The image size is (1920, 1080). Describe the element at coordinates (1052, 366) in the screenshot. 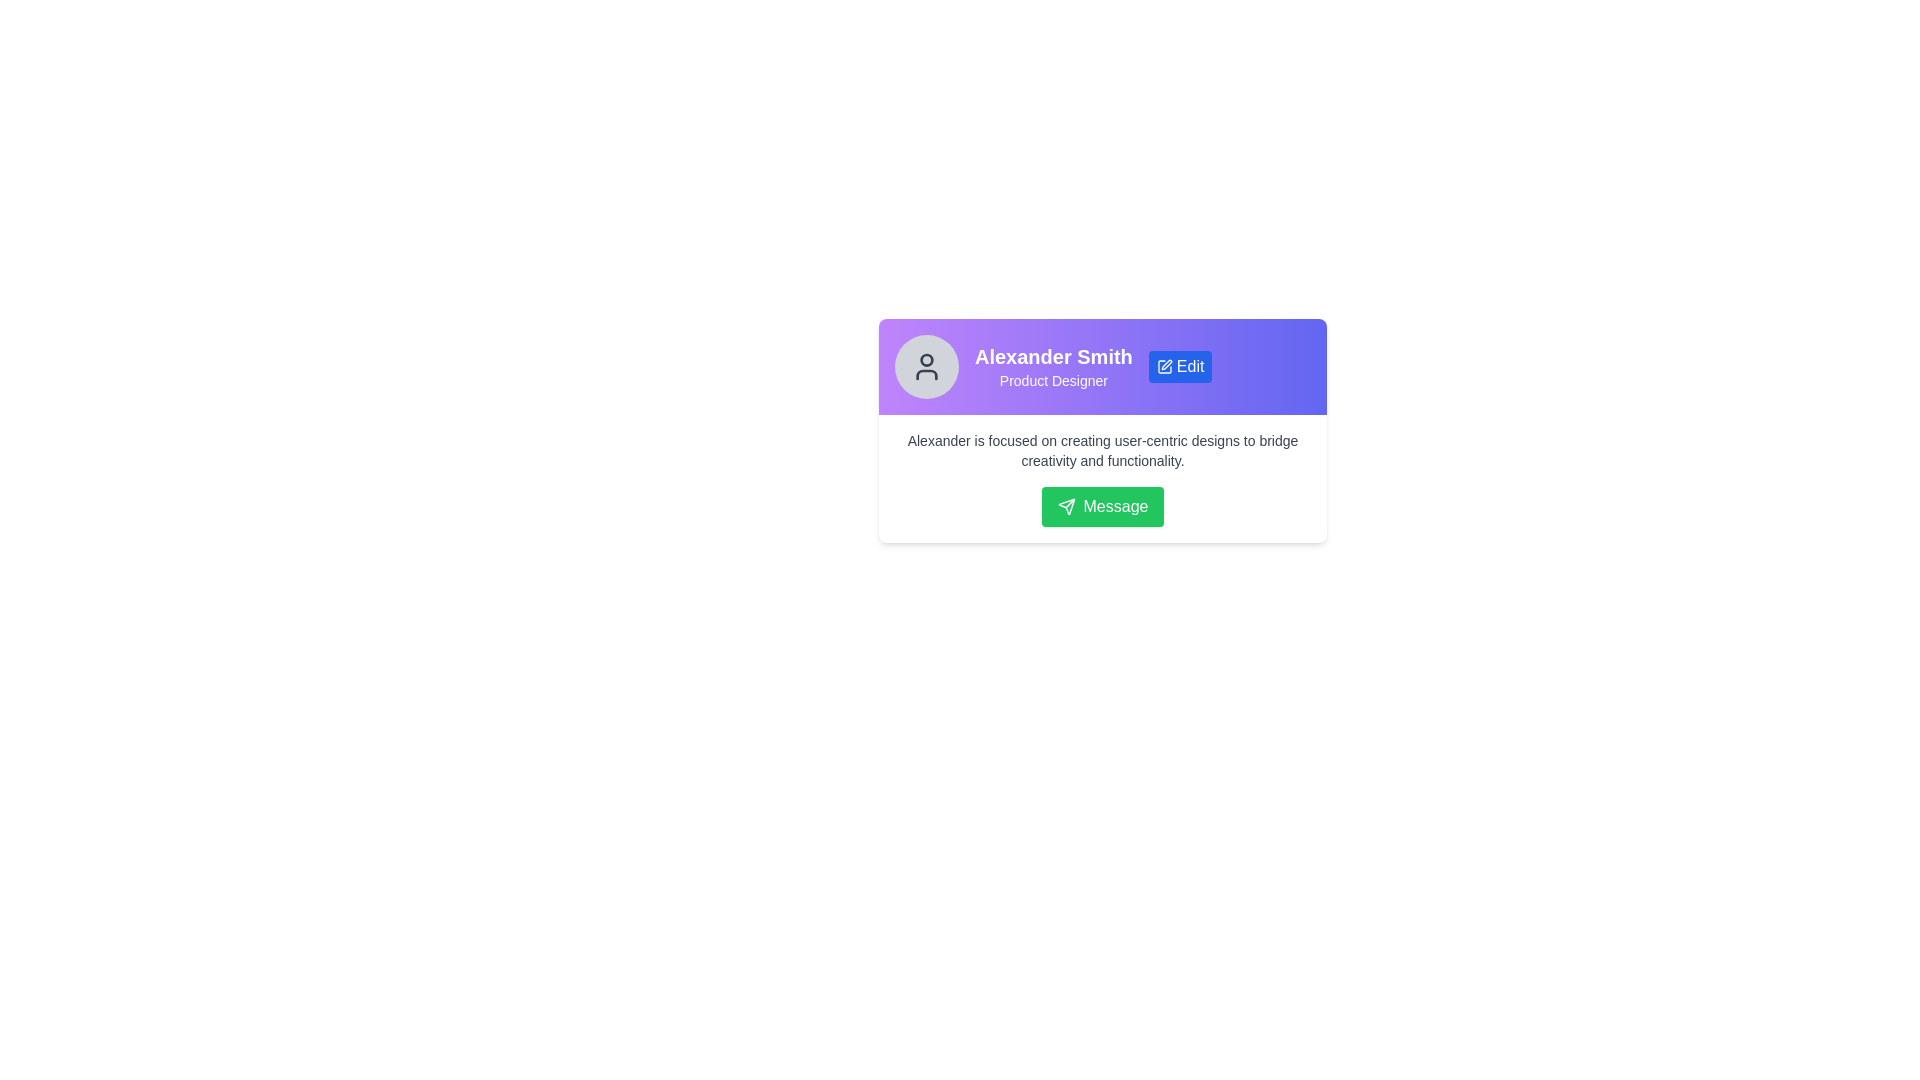

I see `the text display block containing 'Alexander Smith' and 'Product Designer' on a gradient background, located in the upper section of the card-like UI` at that location.